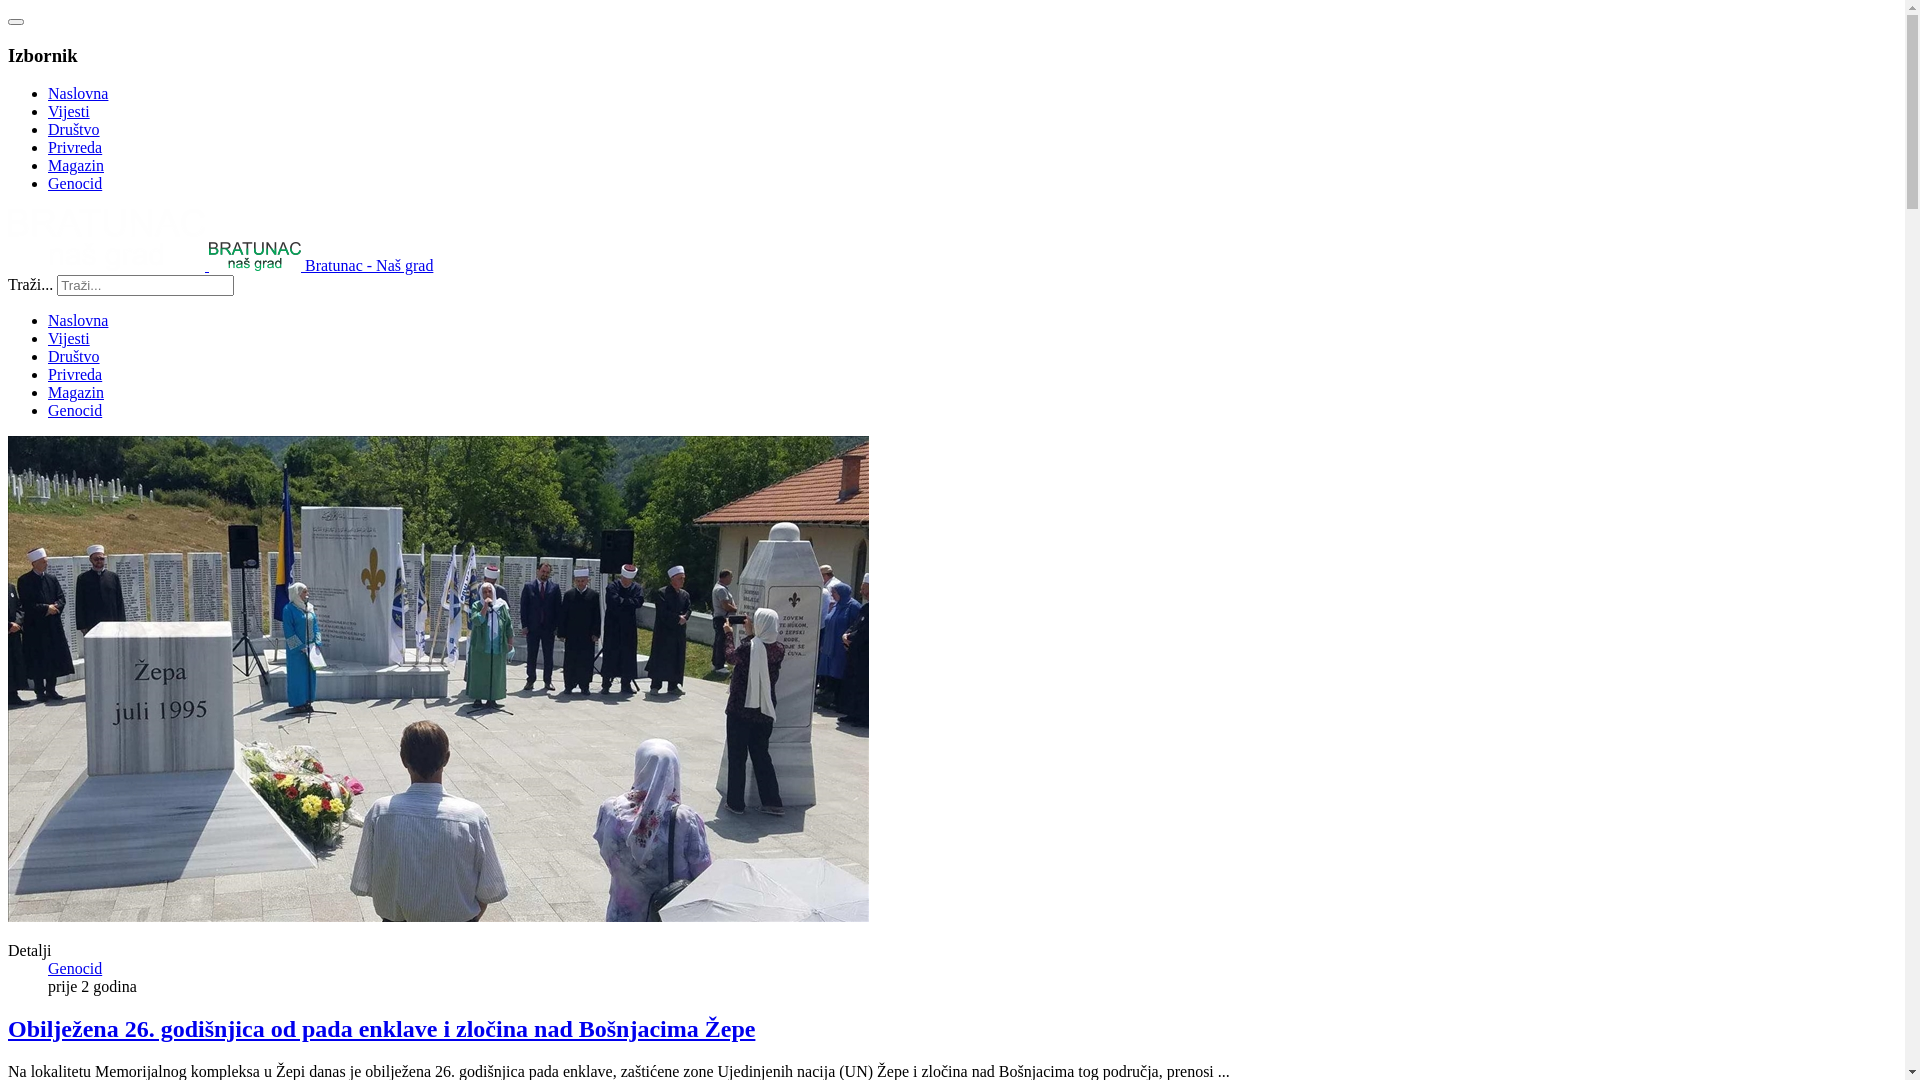 Image resolution: width=1920 pixels, height=1080 pixels. I want to click on 'Naslovna', so click(77, 319).